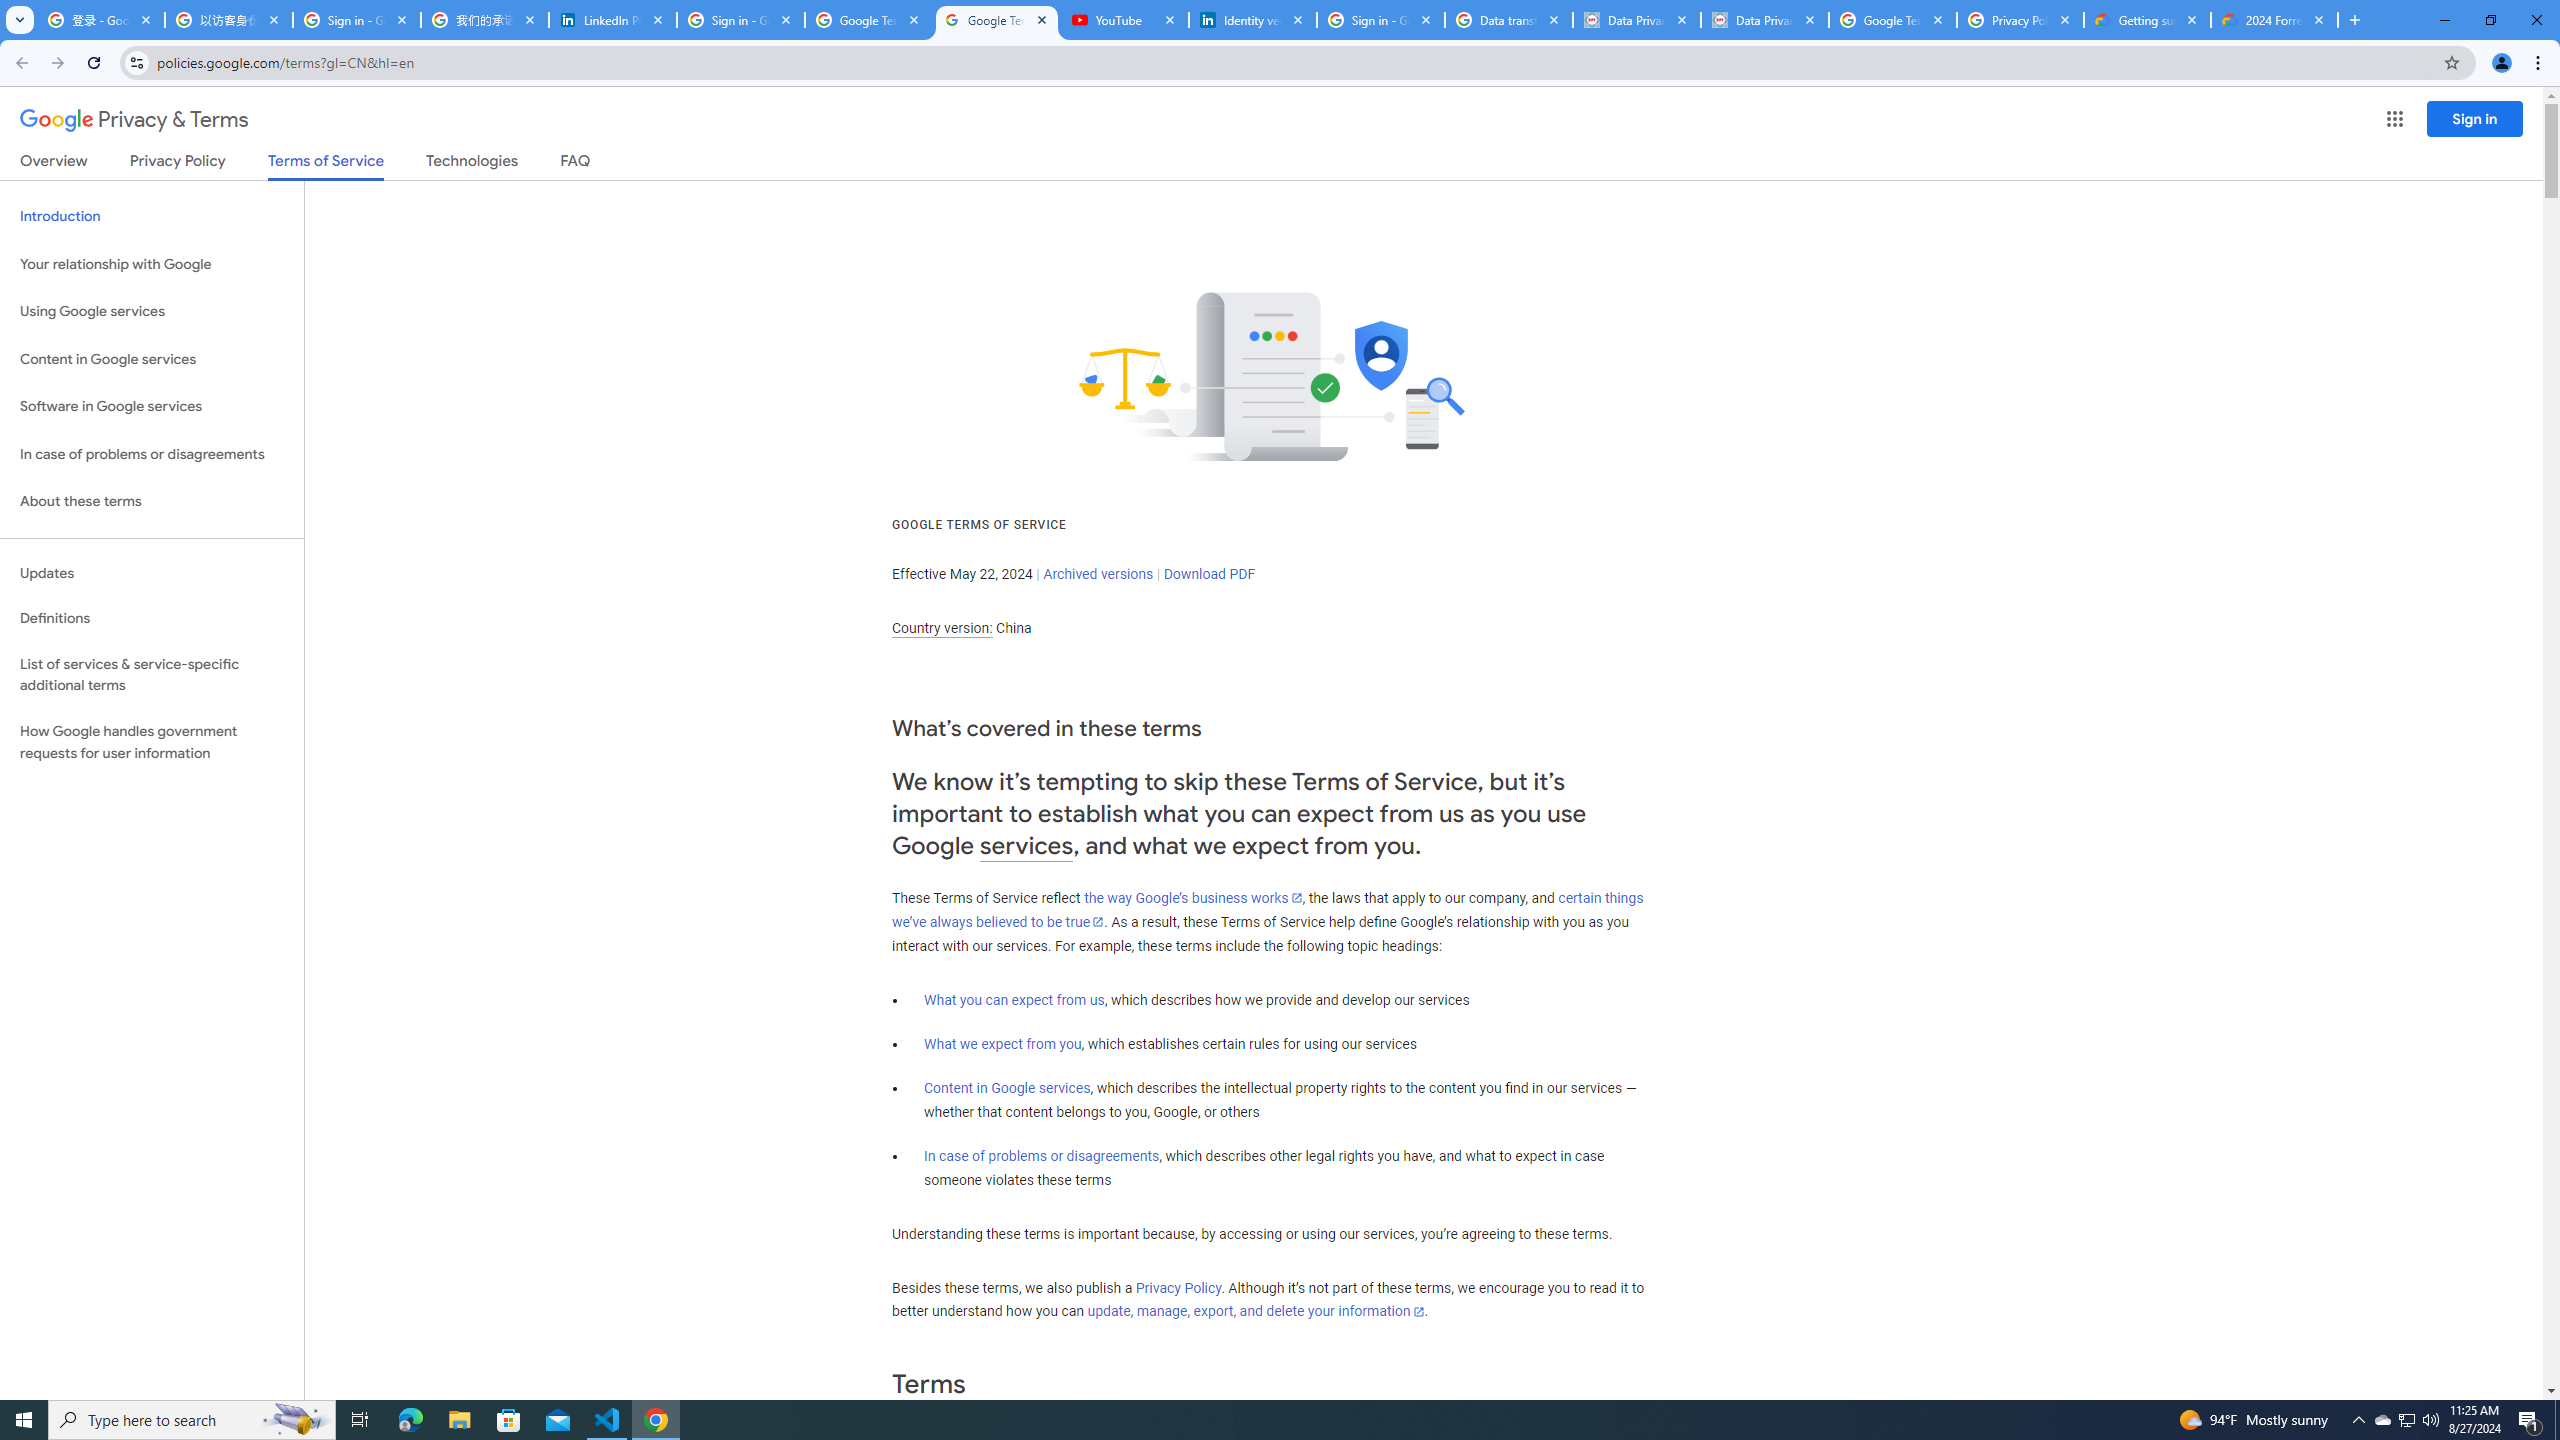  I want to click on 'services', so click(1026, 846).